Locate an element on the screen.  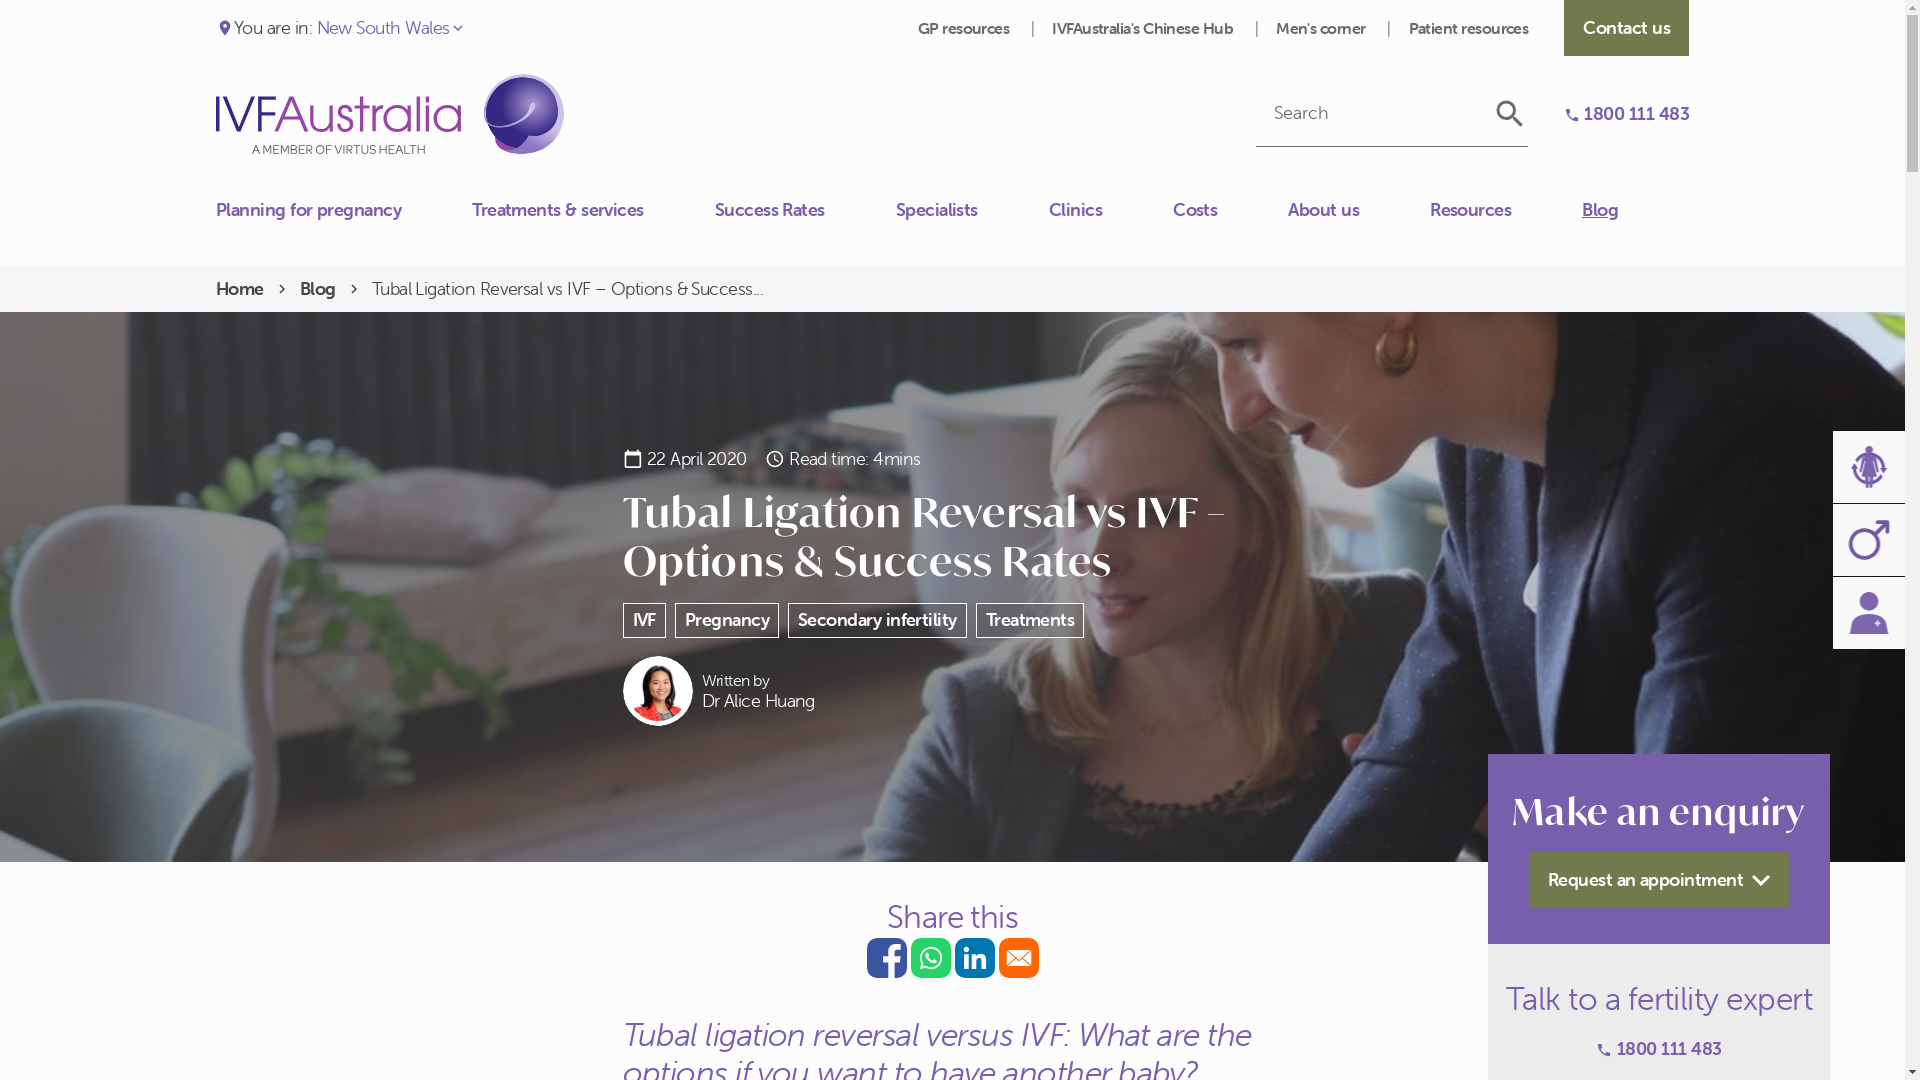
'GP resources' is located at coordinates (965, 27).